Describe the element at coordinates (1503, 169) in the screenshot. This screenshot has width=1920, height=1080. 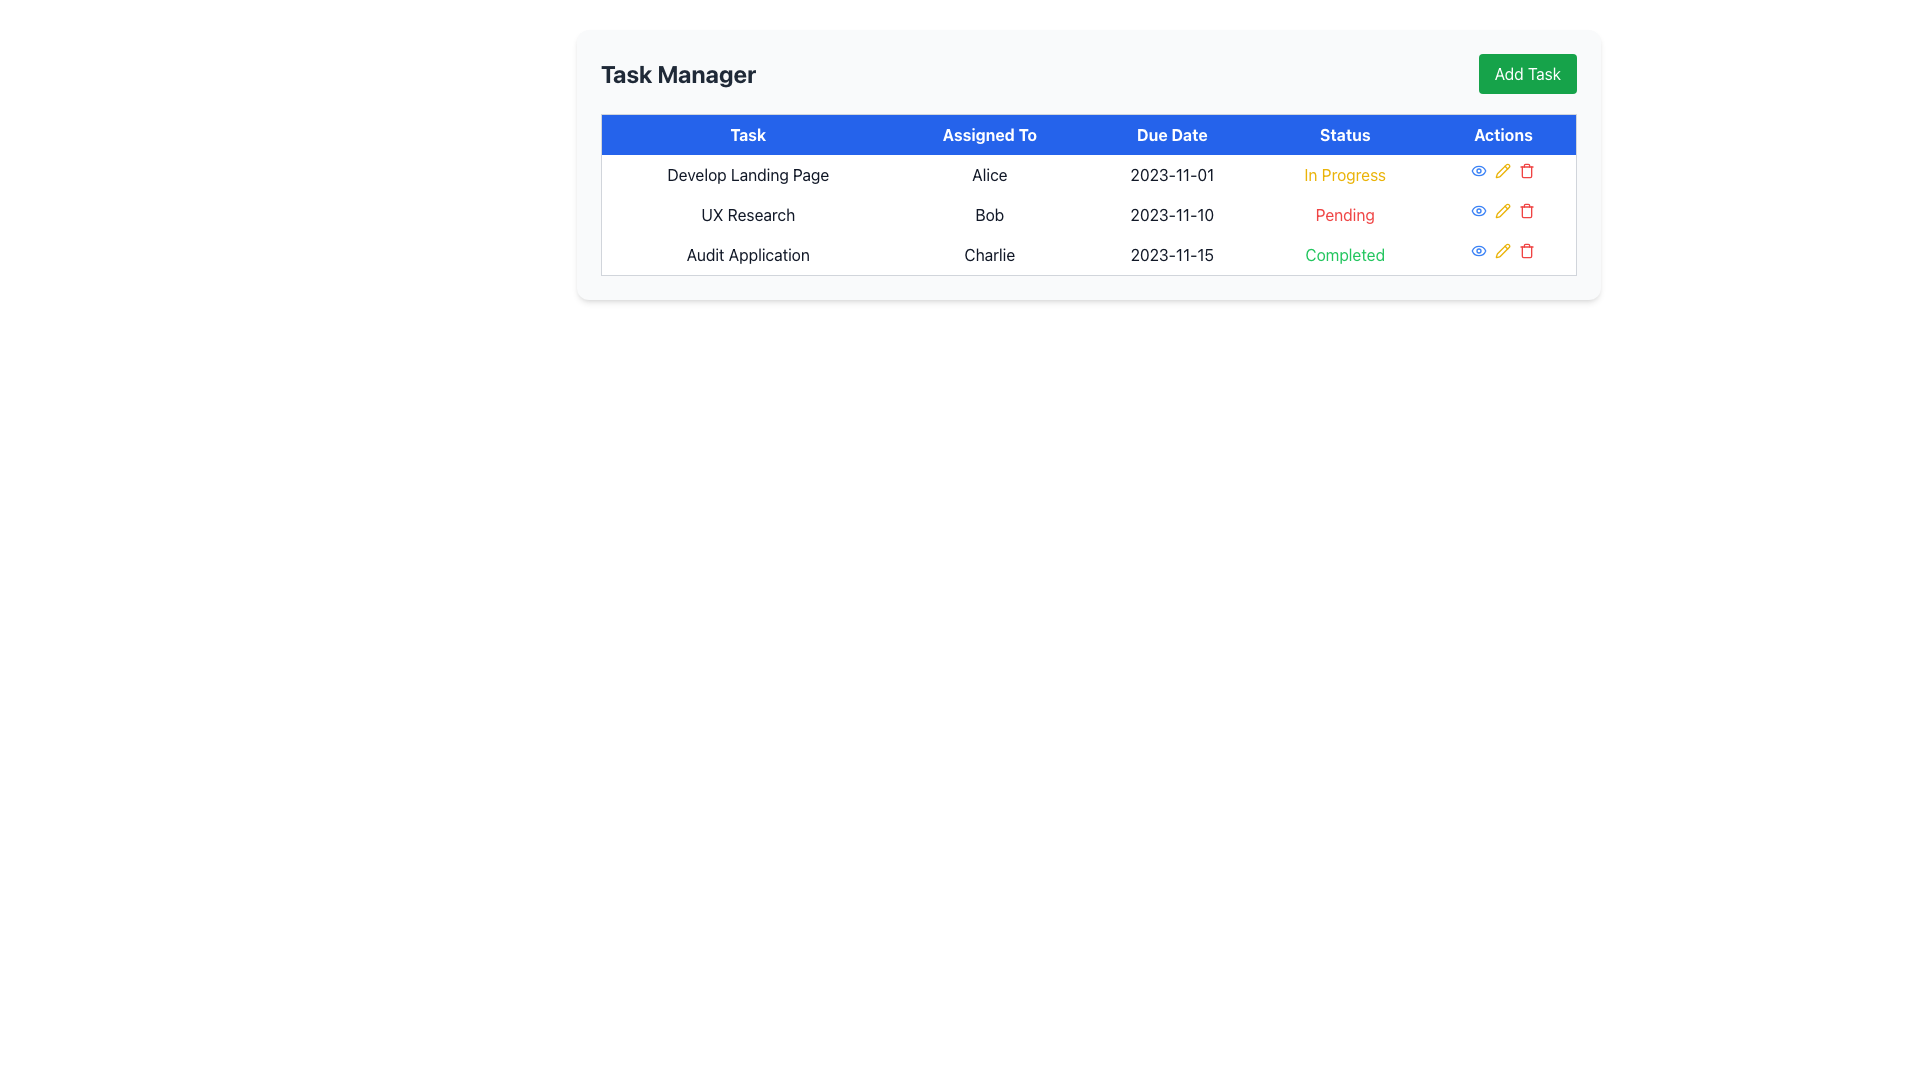
I see `the yellow pencil icon representing the editing action located under the 'Actions' column for the 'Develop Landing Page' task` at that location.